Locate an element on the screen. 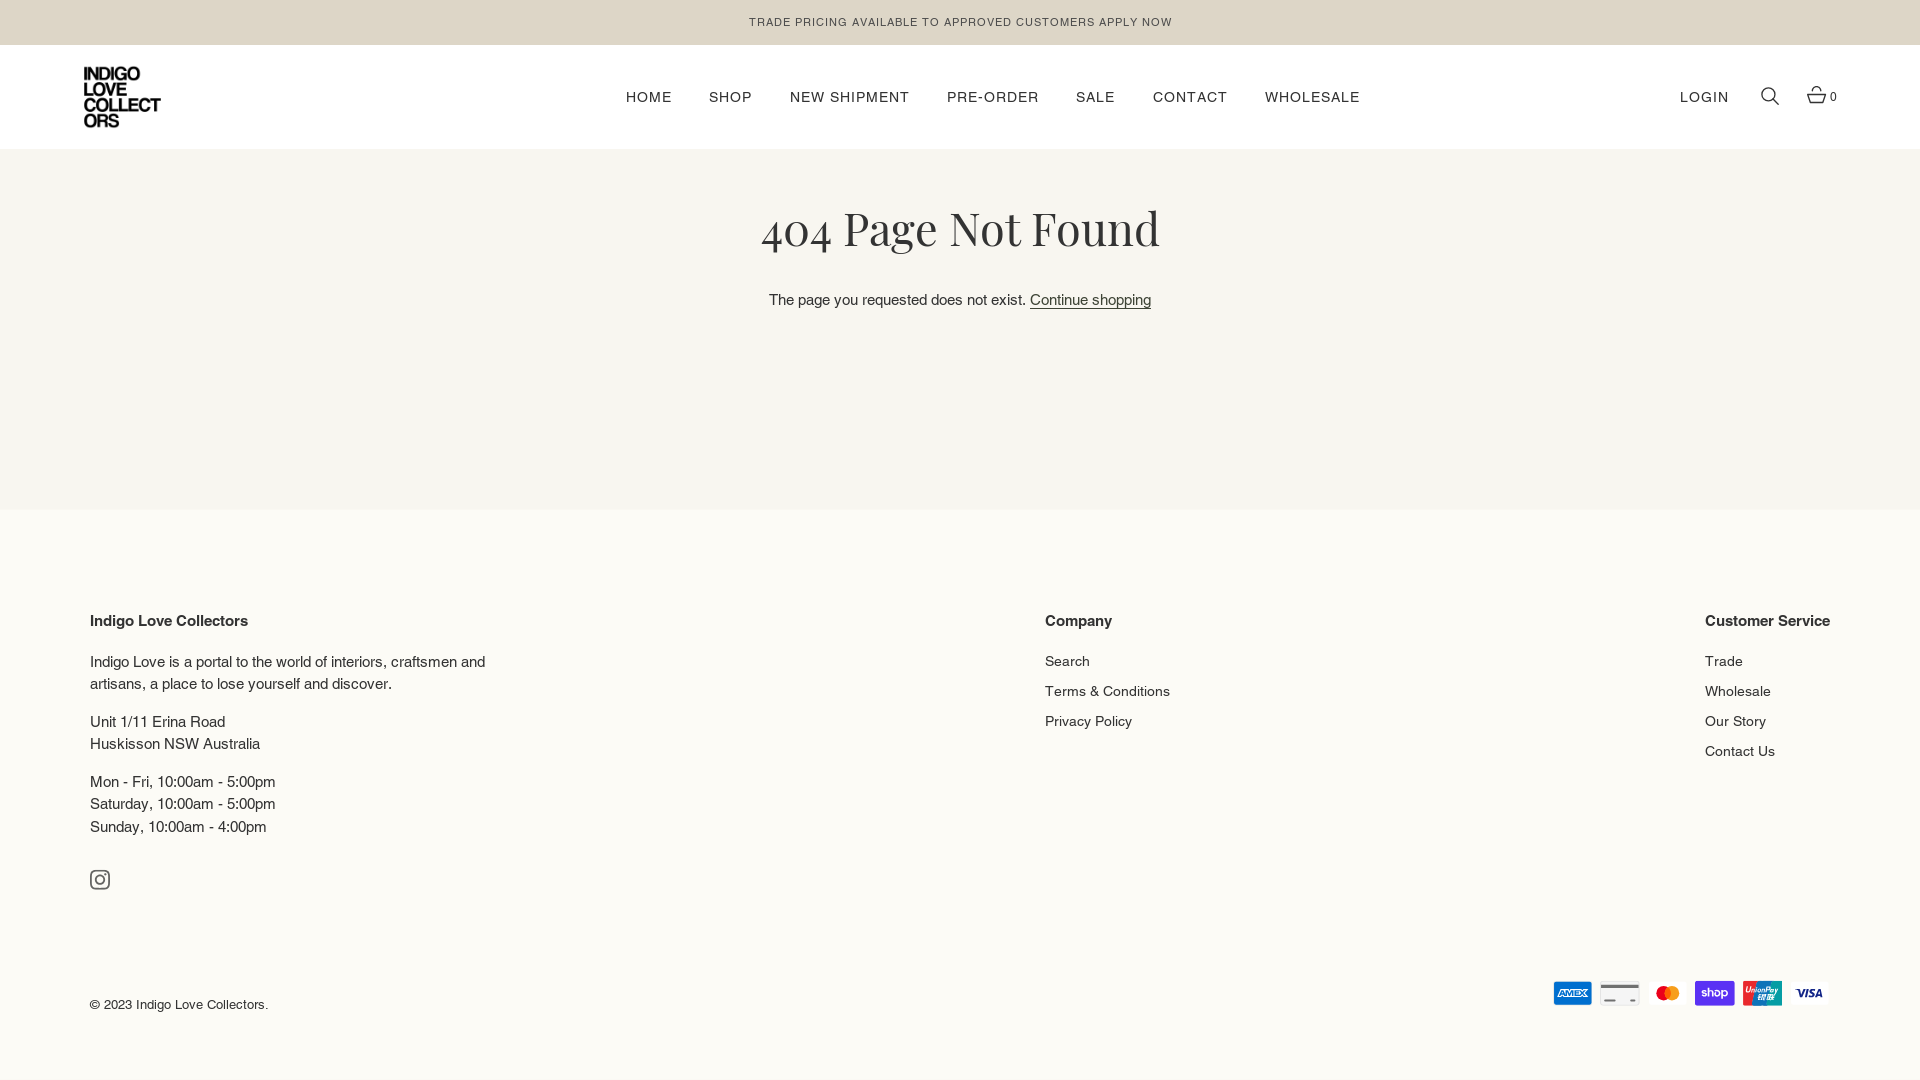 The width and height of the screenshot is (1920, 1080). 'Continue shopping' is located at coordinates (1089, 300).